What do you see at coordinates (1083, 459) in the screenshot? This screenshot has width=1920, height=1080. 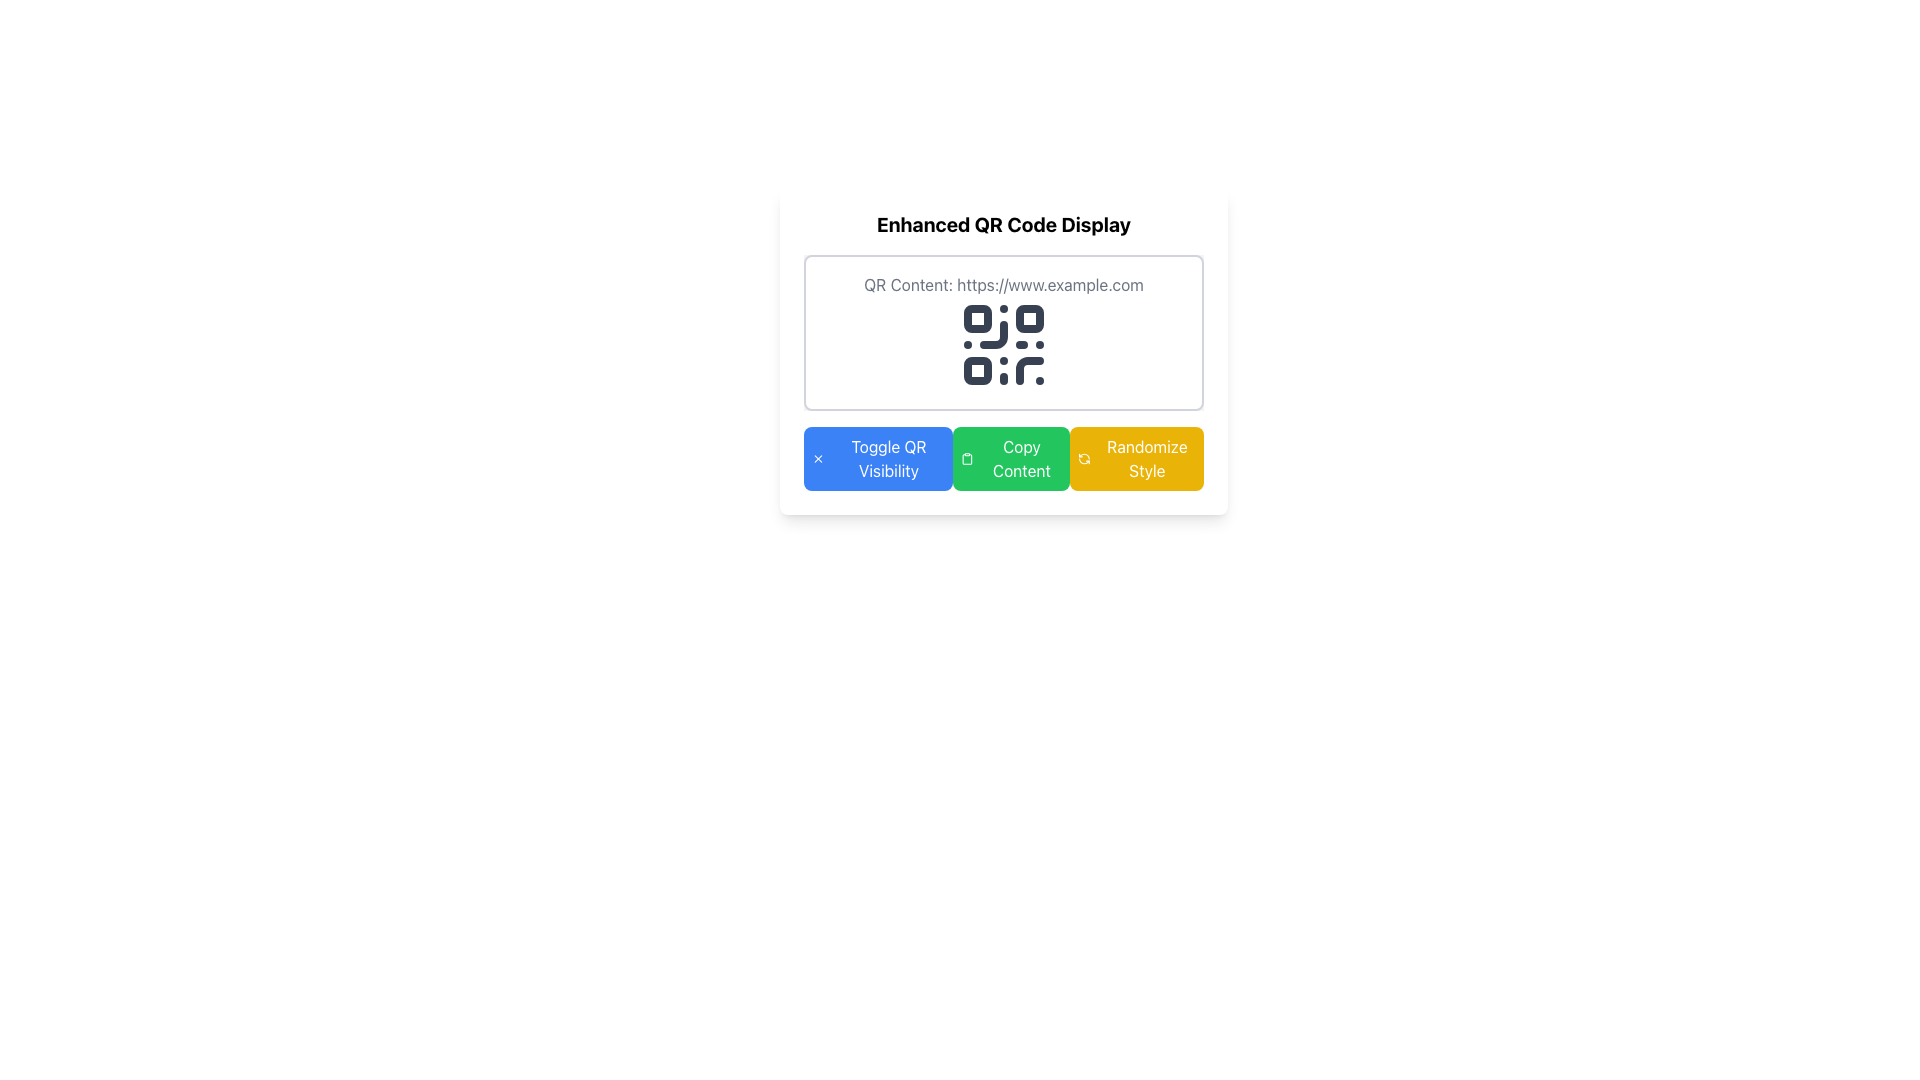 I see `the circular yellow refresh icon located within the 'Randomize Style' button` at bounding box center [1083, 459].